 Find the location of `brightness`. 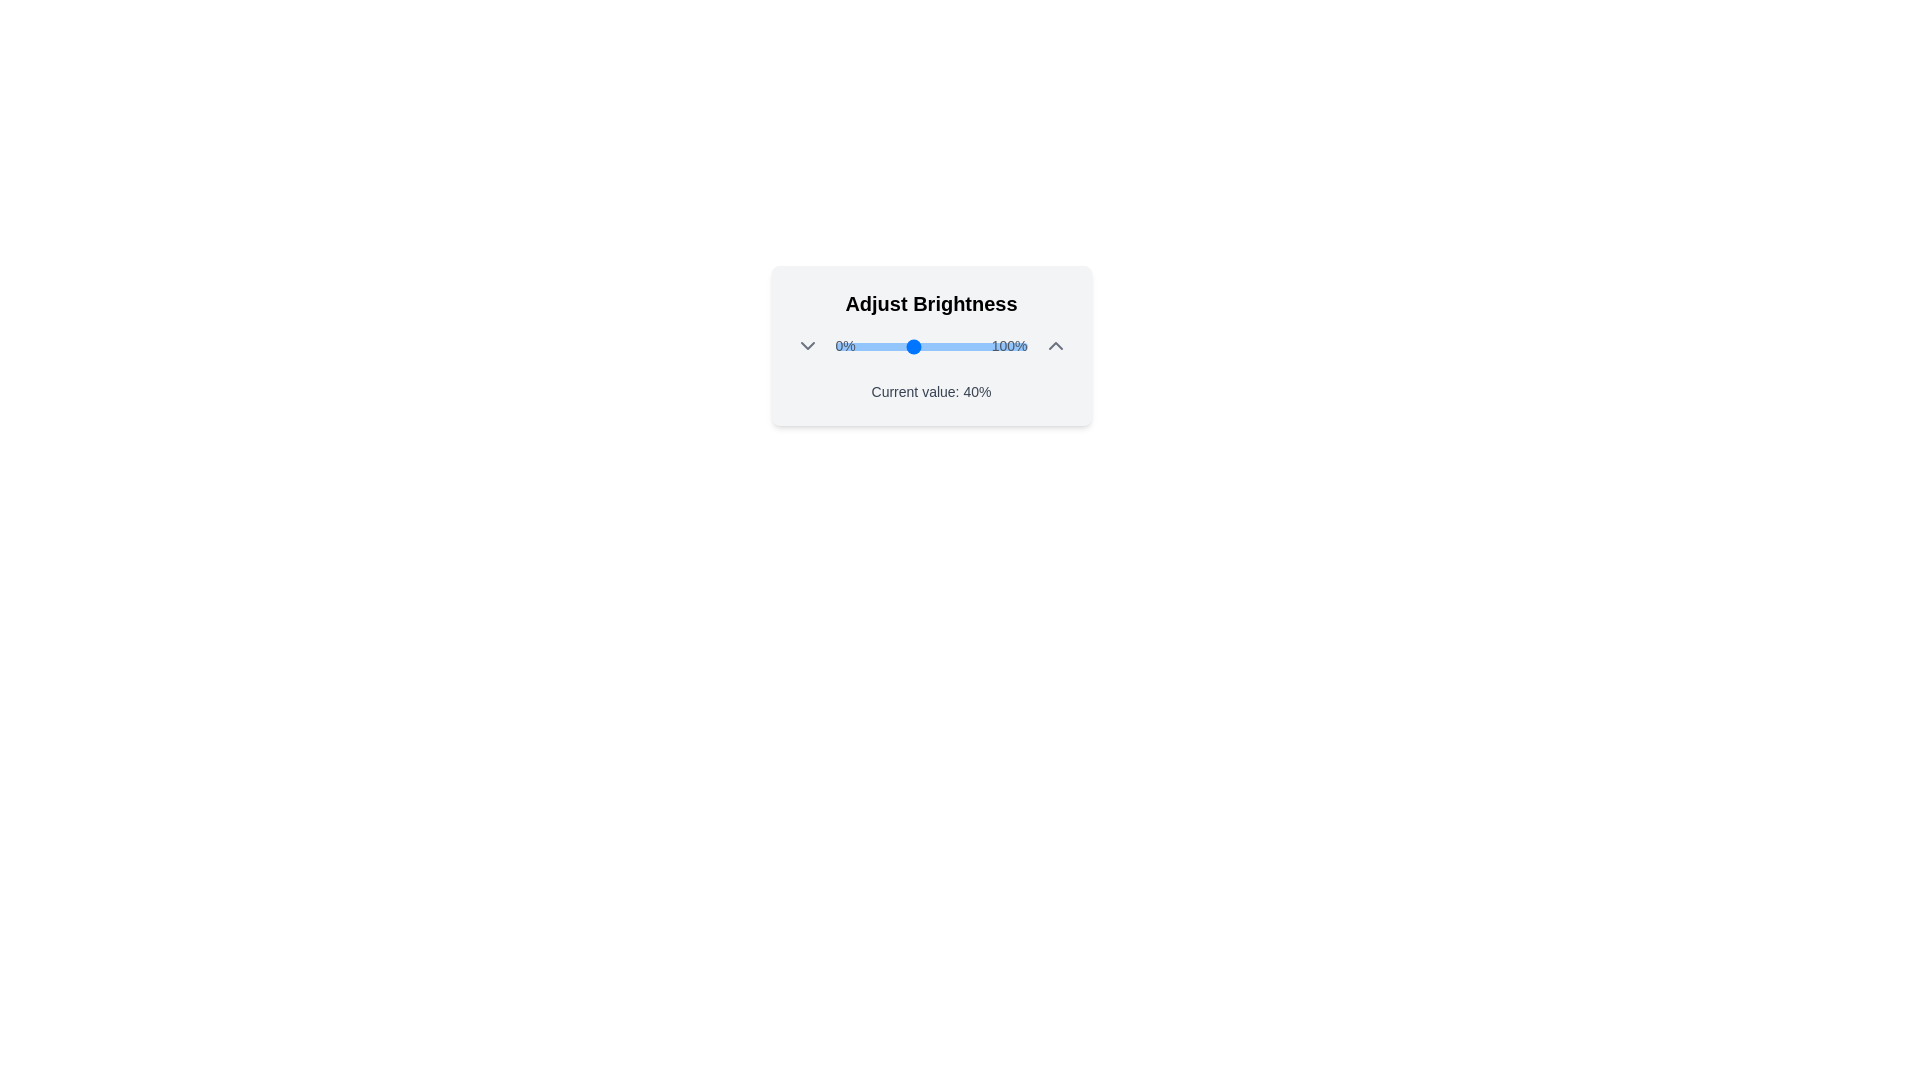

brightness is located at coordinates (969, 346).